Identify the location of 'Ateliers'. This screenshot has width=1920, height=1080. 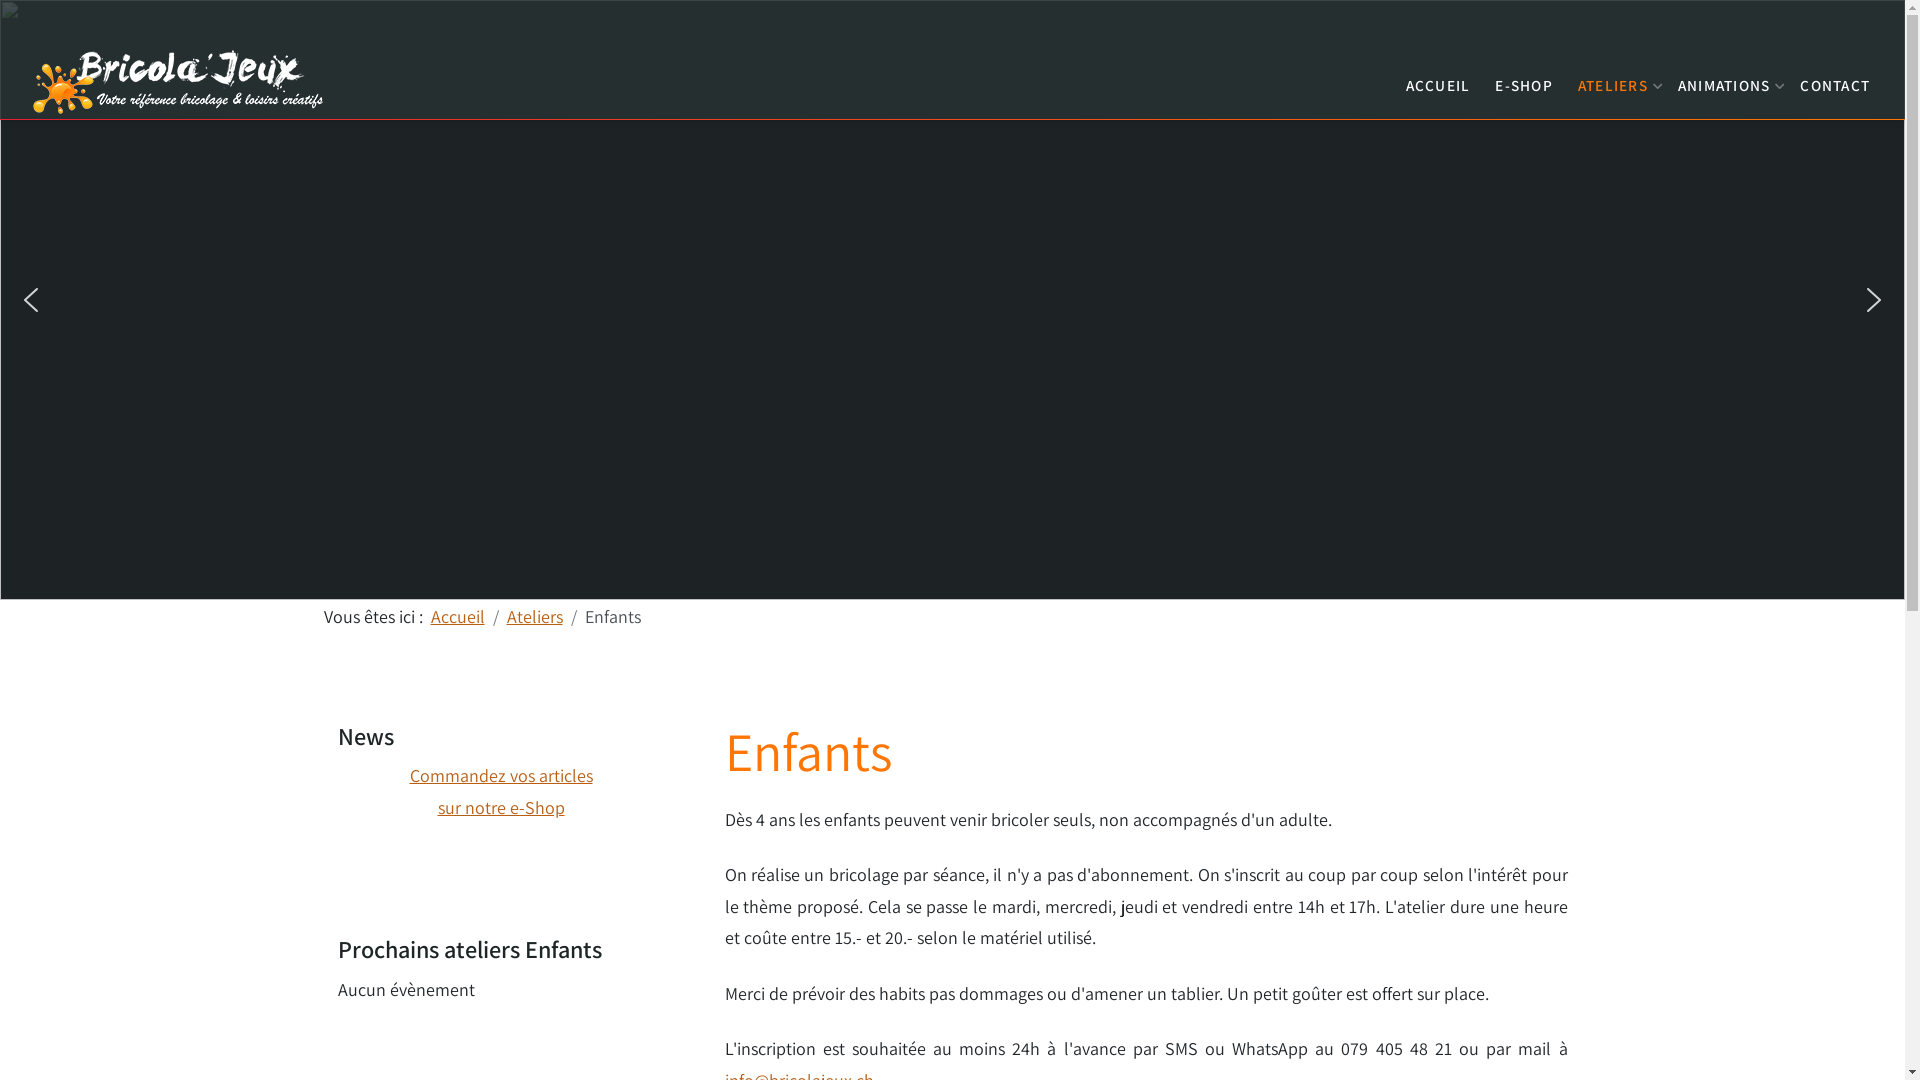
(533, 615).